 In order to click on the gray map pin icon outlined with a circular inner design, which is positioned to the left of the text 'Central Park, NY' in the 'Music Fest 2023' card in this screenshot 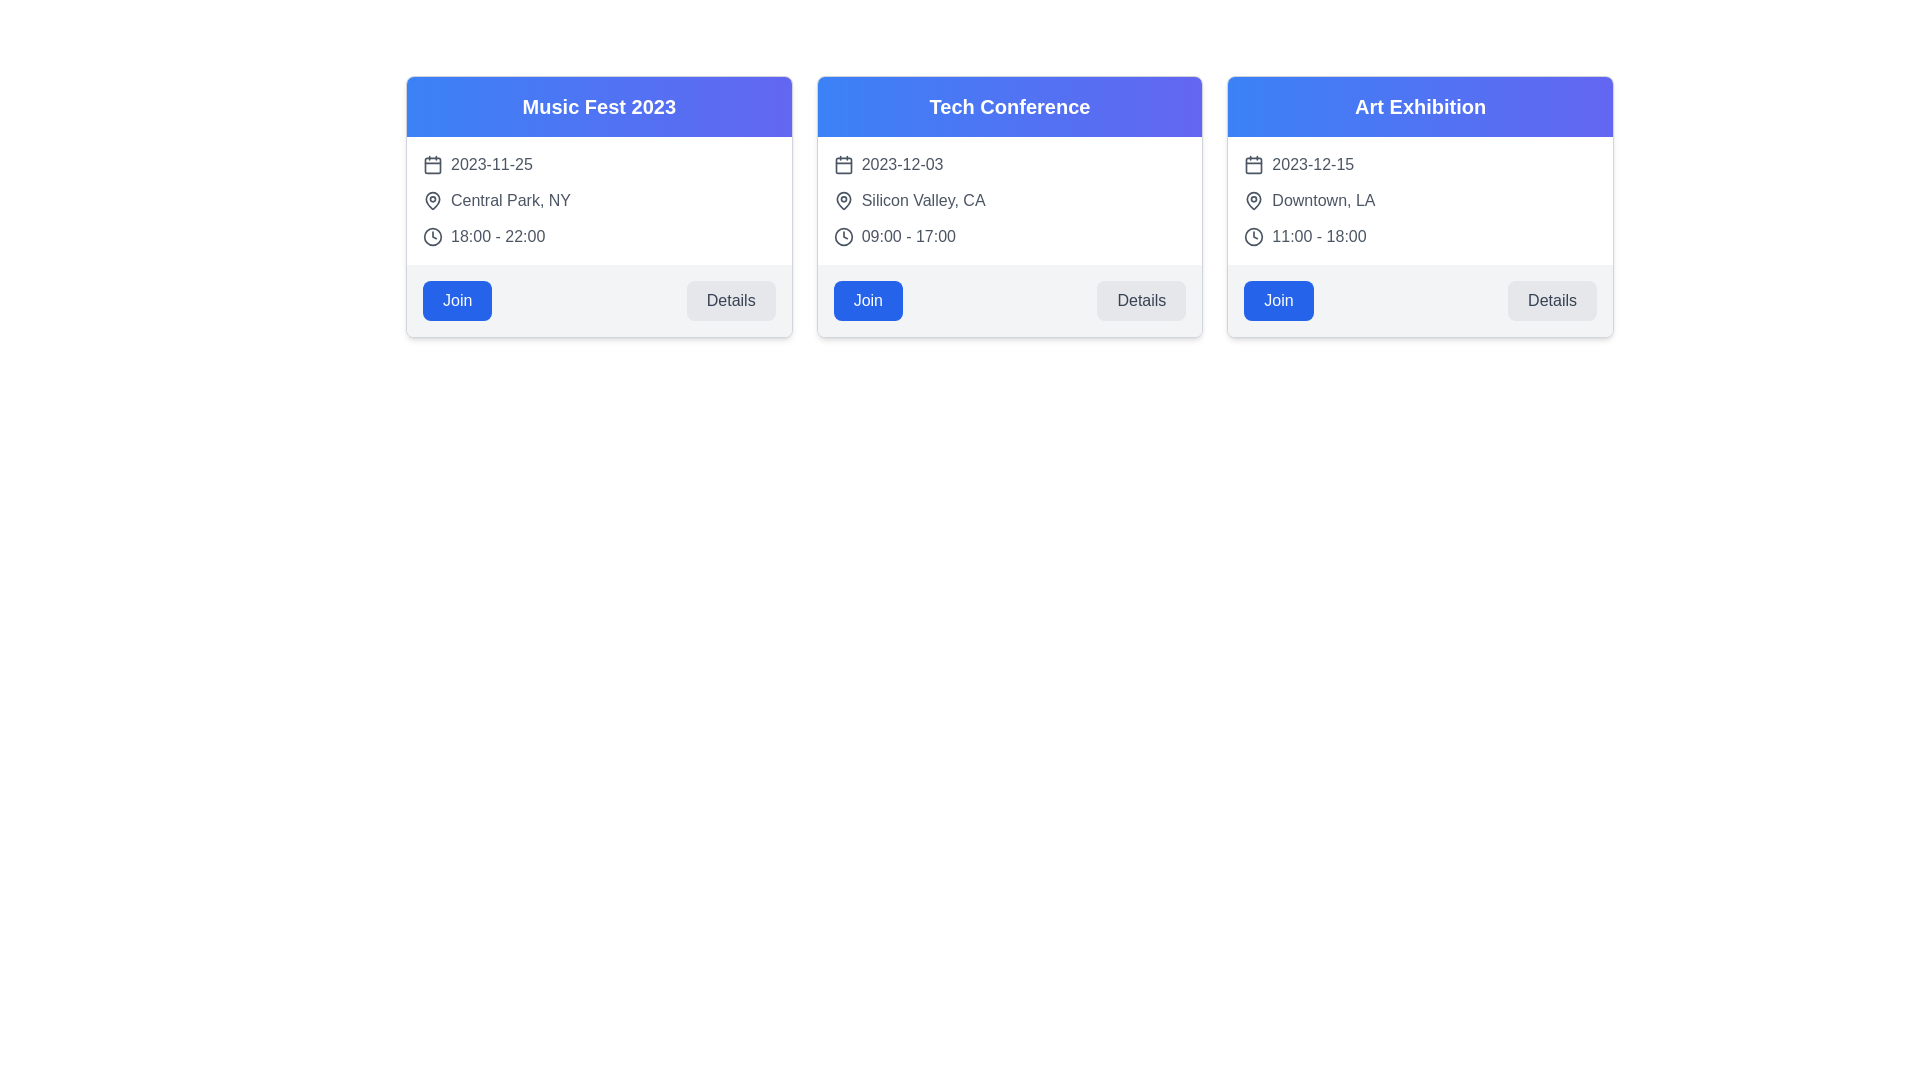, I will do `click(431, 200)`.